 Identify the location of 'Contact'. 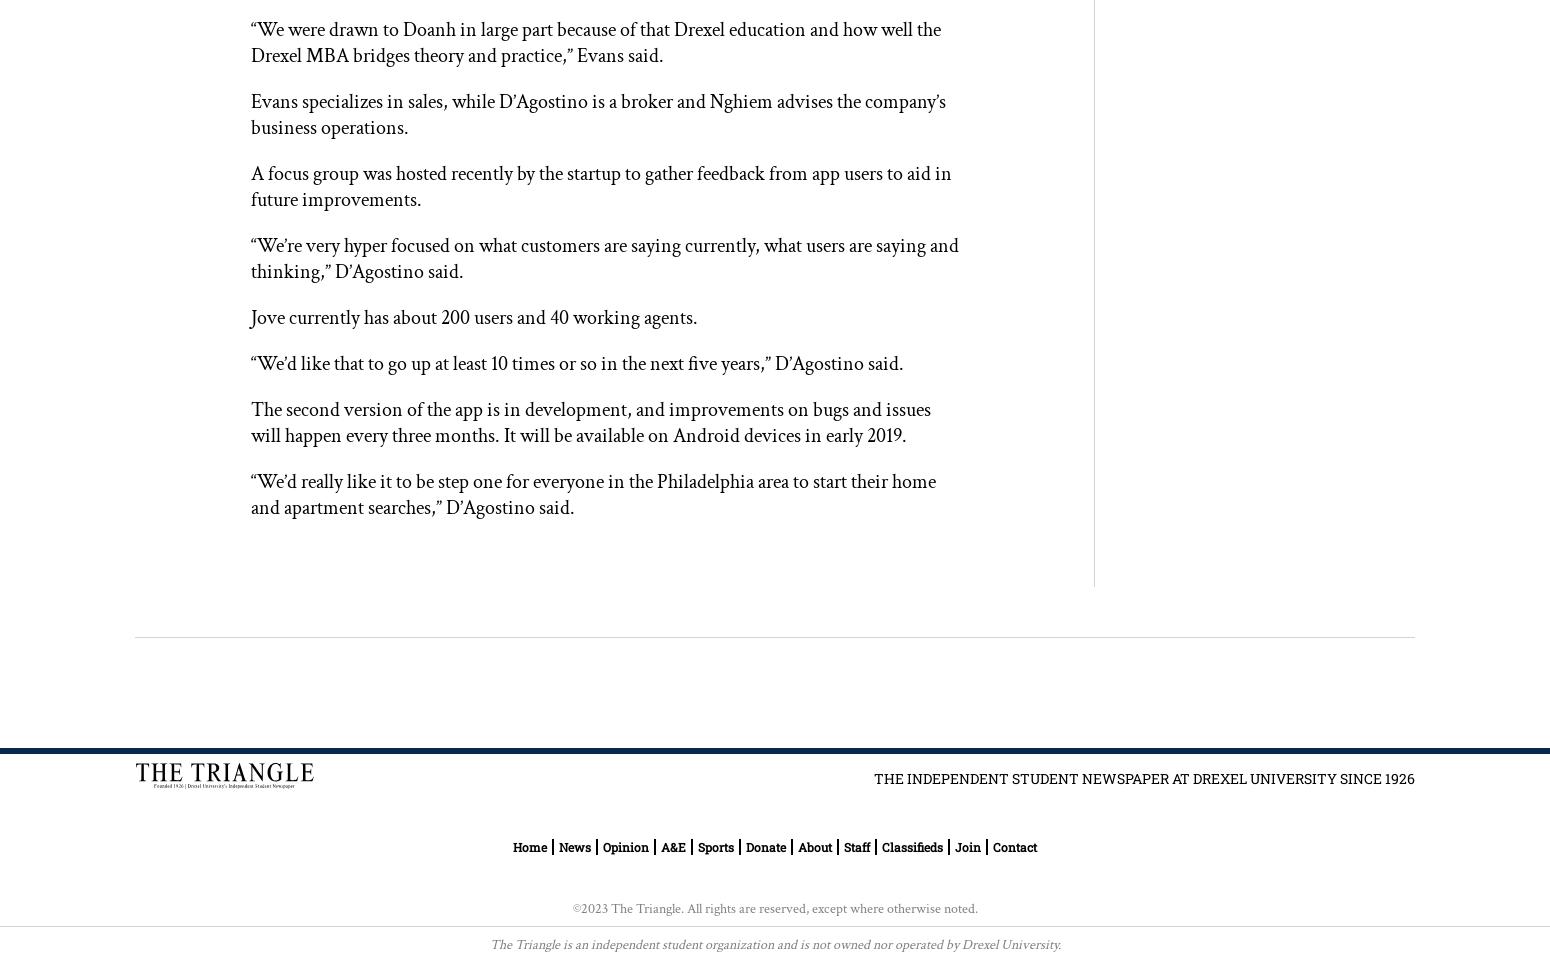
(1014, 847).